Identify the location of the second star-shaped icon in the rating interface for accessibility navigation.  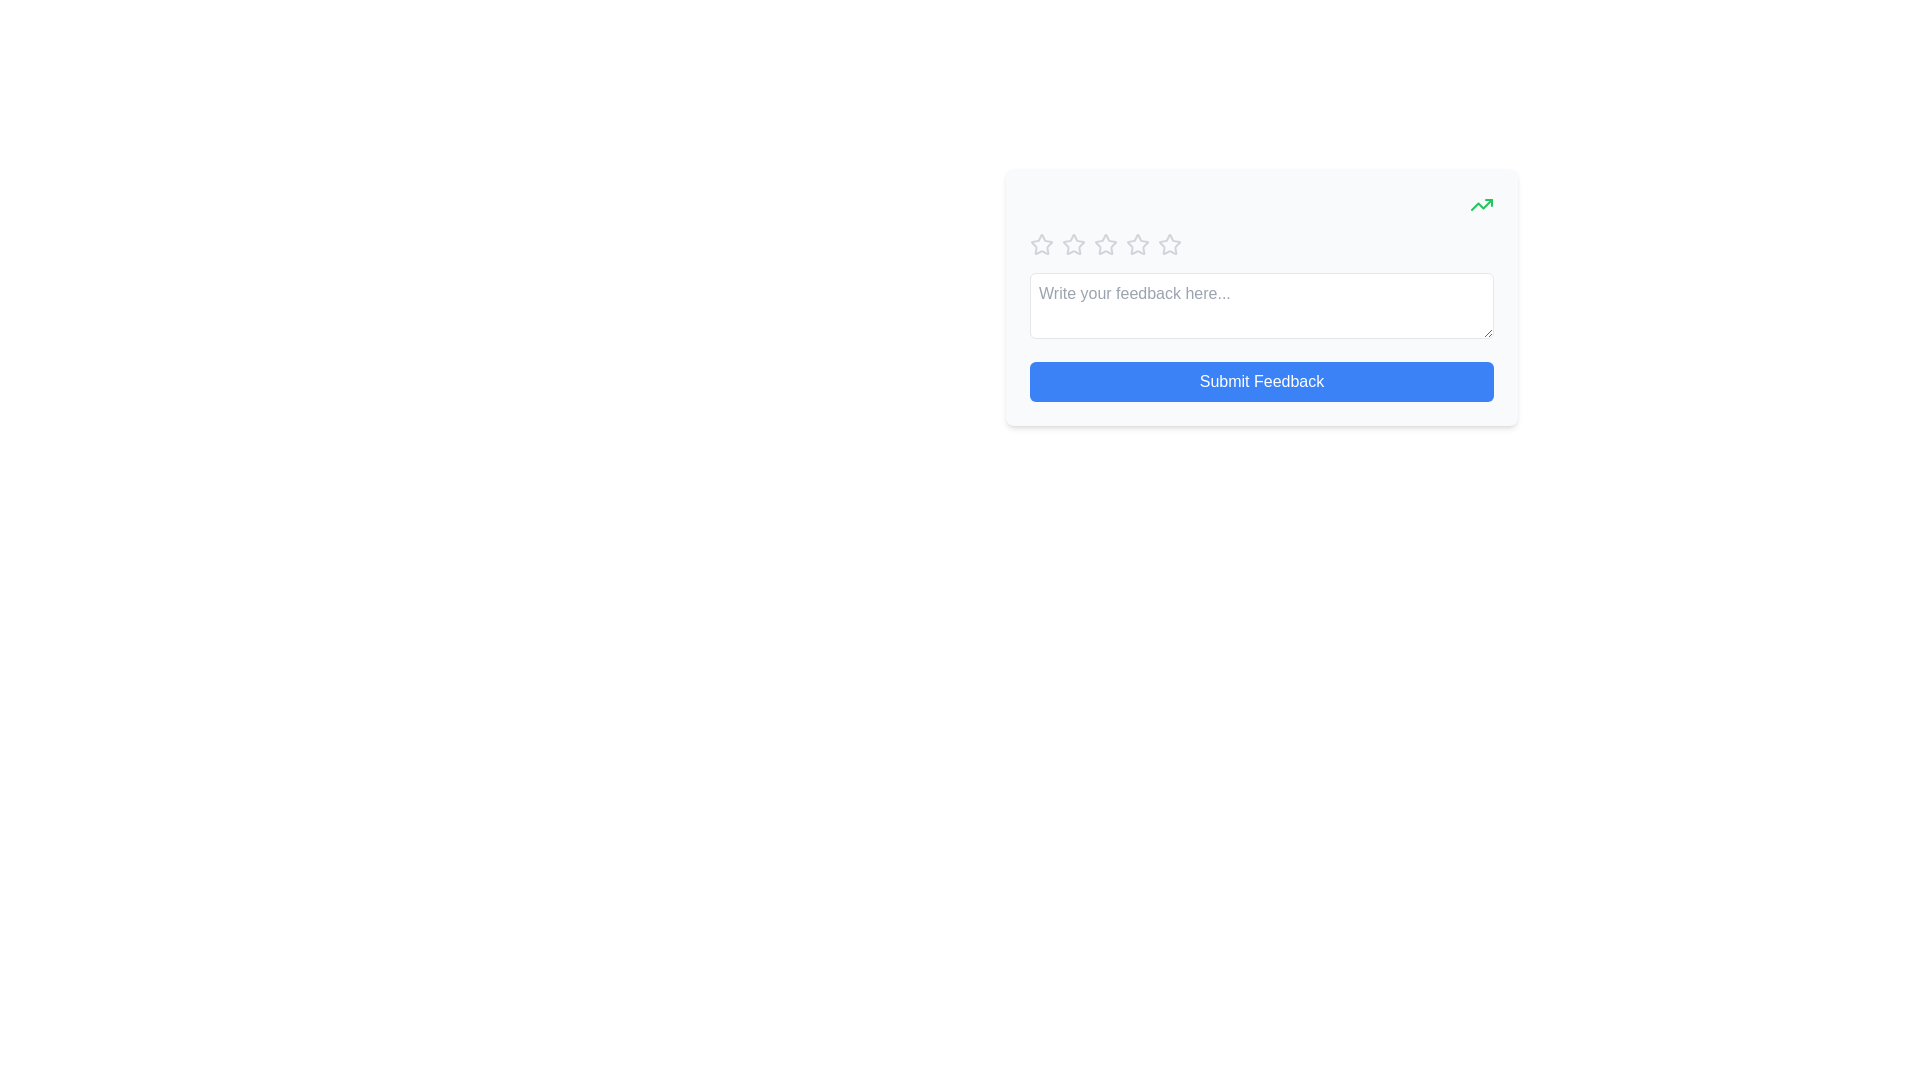
(1073, 243).